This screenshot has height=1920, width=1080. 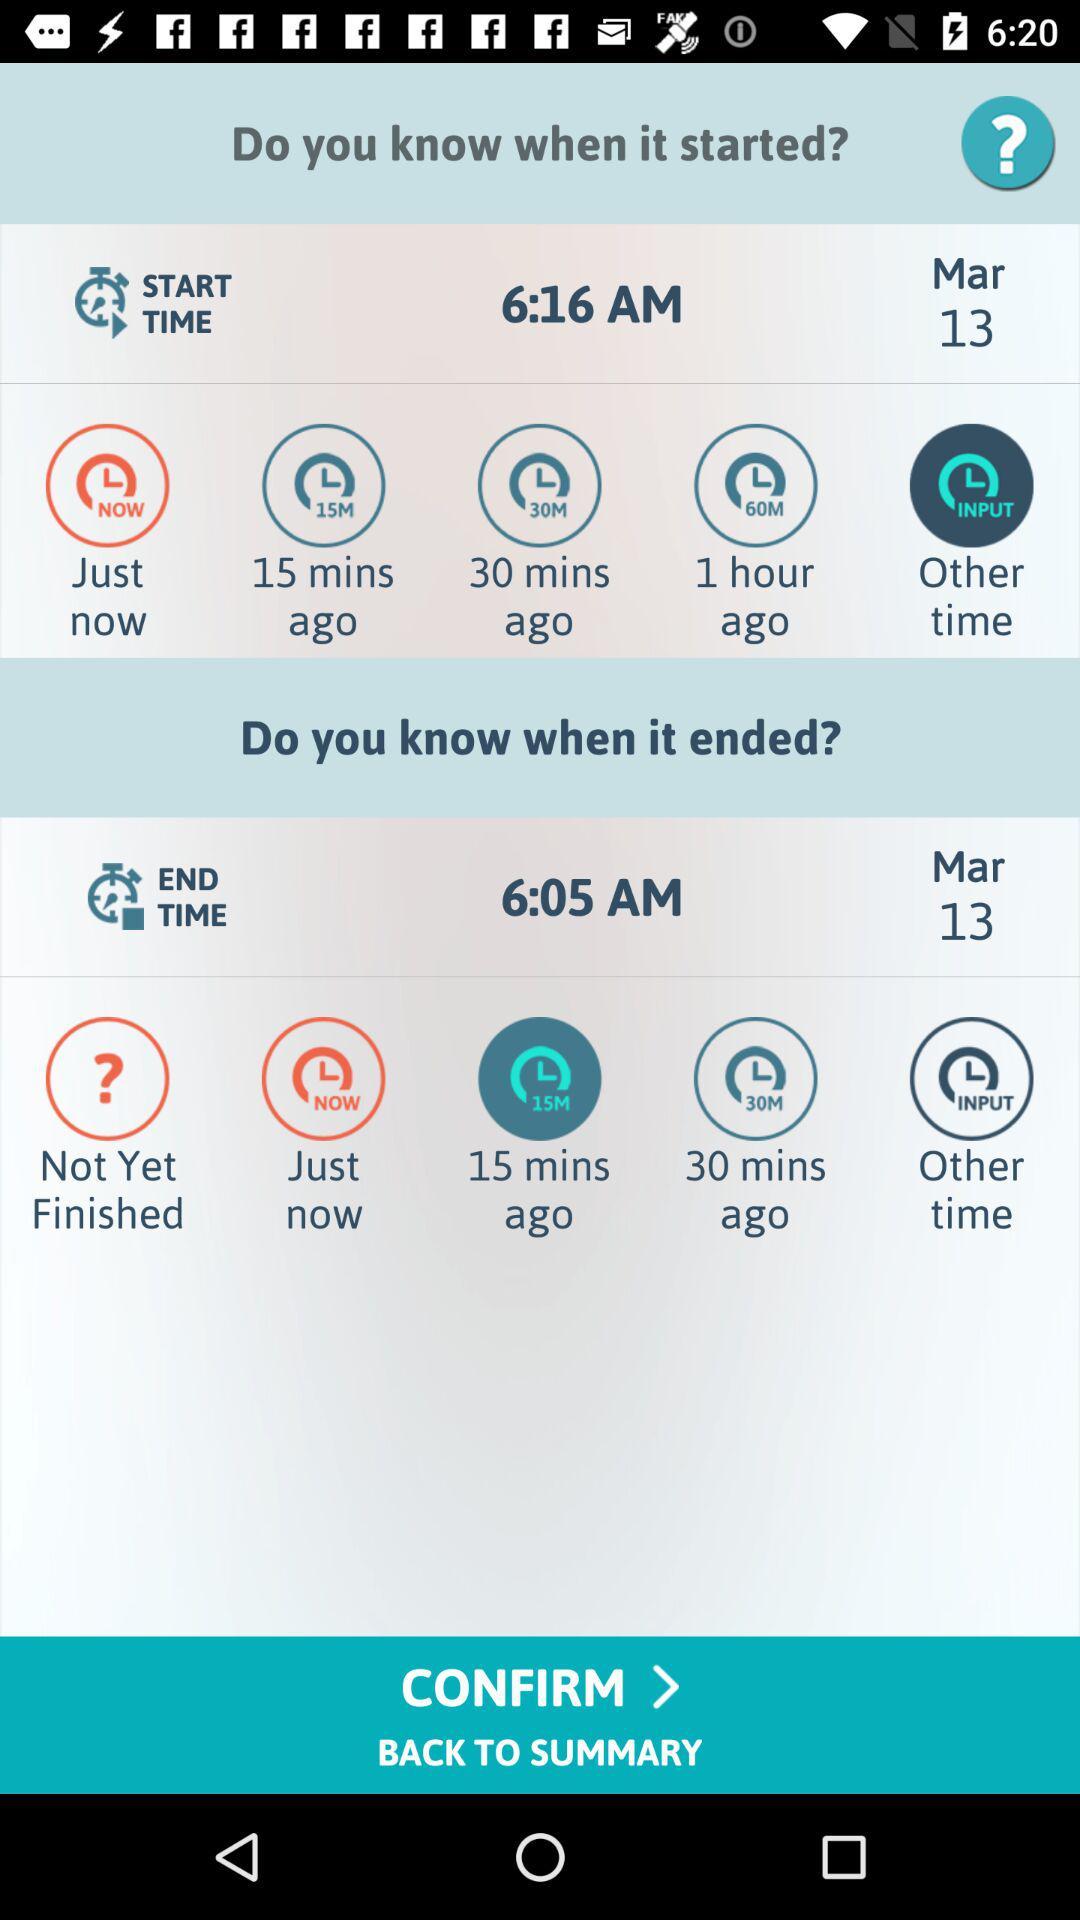 What do you see at coordinates (970, 1077) in the screenshot?
I see `the time icon` at bounding box center [970, 1077].